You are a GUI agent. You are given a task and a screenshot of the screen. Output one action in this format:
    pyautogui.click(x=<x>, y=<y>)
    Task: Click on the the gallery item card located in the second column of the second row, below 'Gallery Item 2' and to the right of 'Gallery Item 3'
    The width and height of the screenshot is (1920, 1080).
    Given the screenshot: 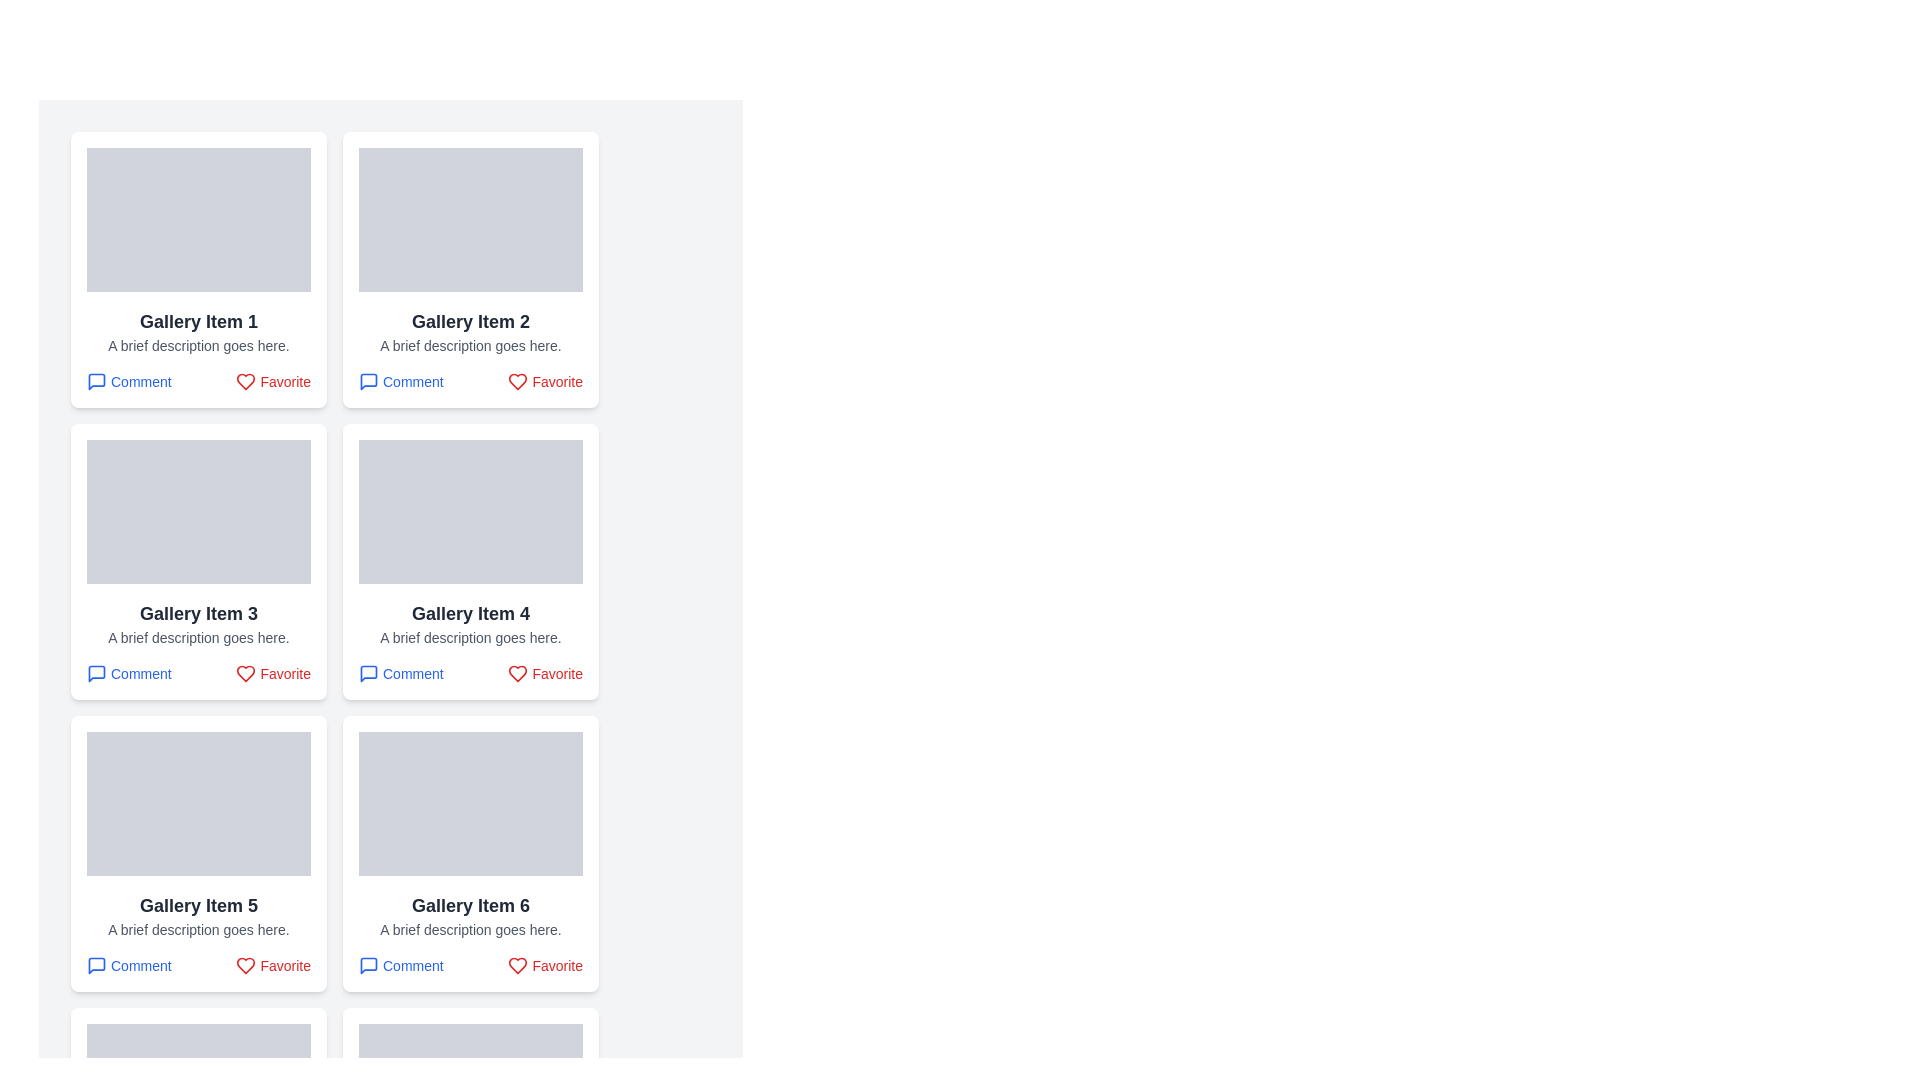 What is the action you would take?
    pyautogui.click(x=469, y=562)
    